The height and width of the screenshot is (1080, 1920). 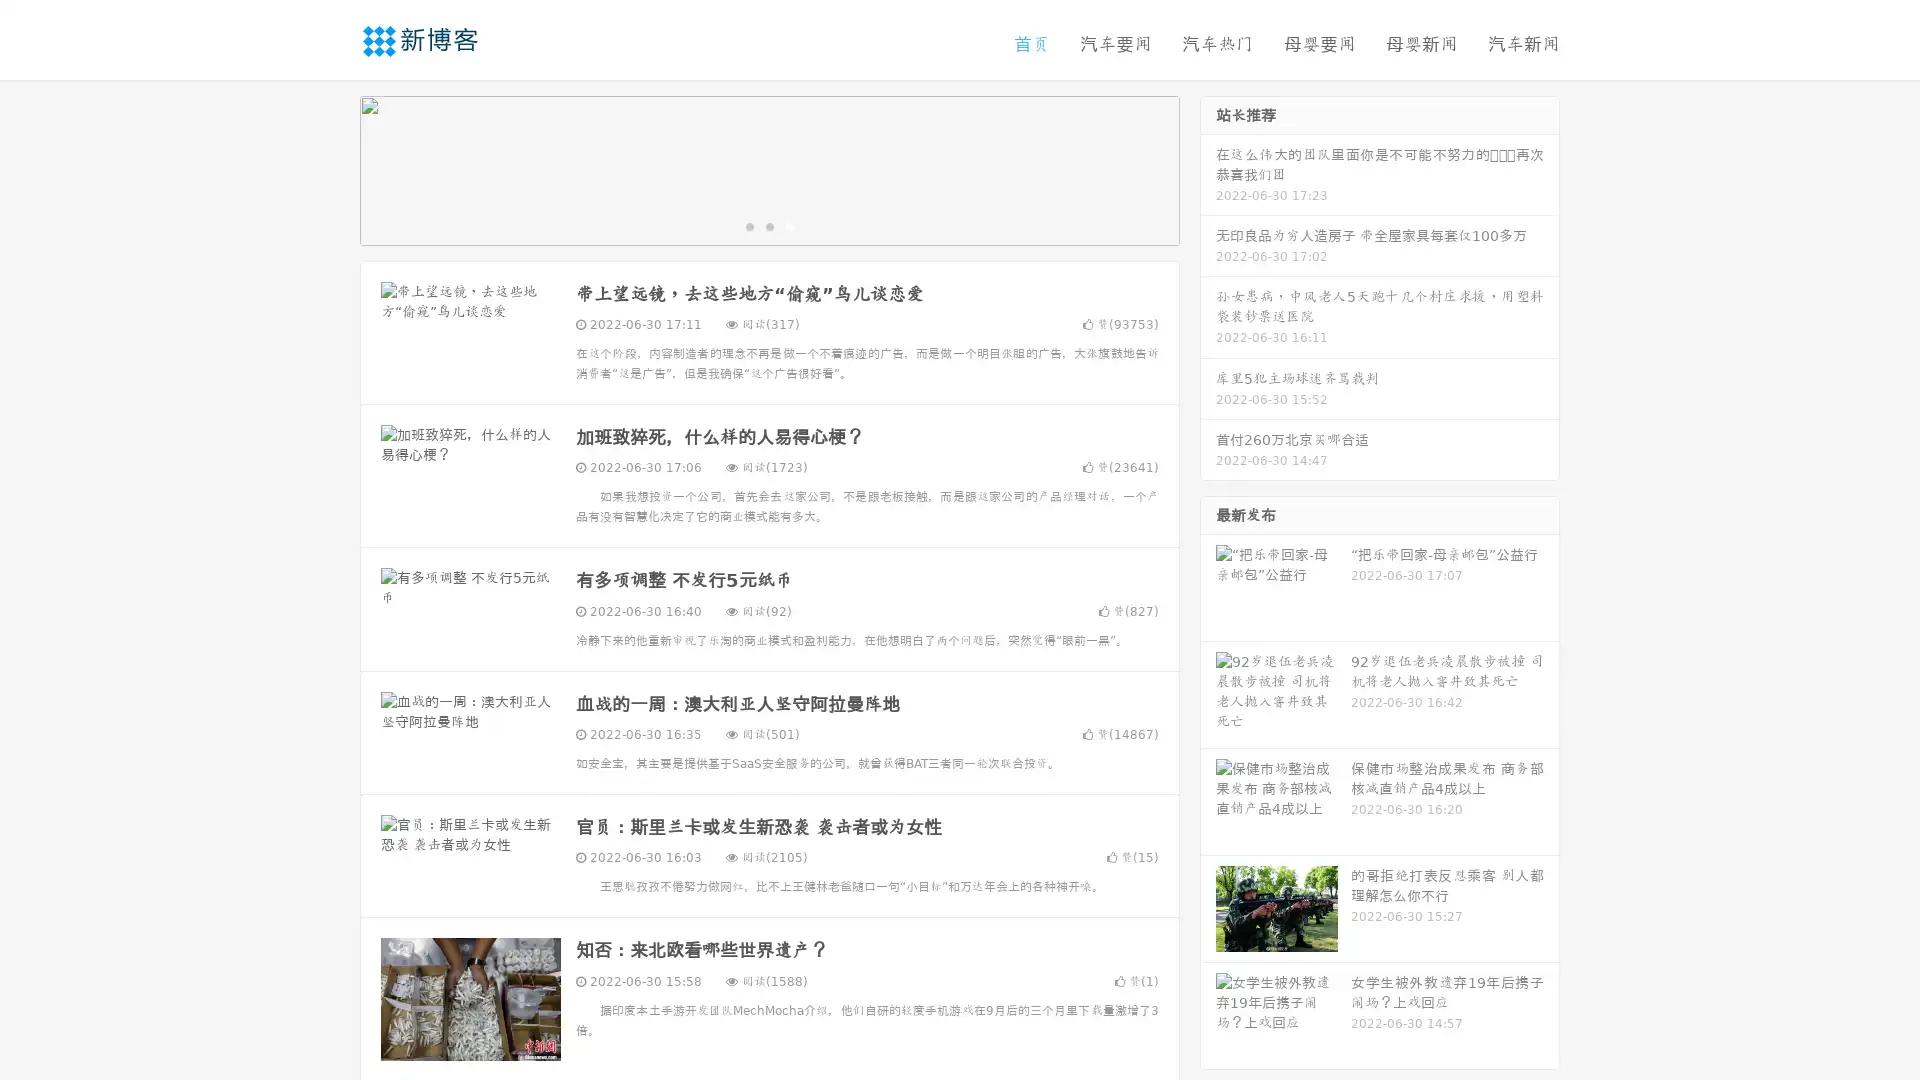 What do you see at coordinates (1208, 168) in the screenshot?
I see `Next slide` at bounding box center [1208, 168].